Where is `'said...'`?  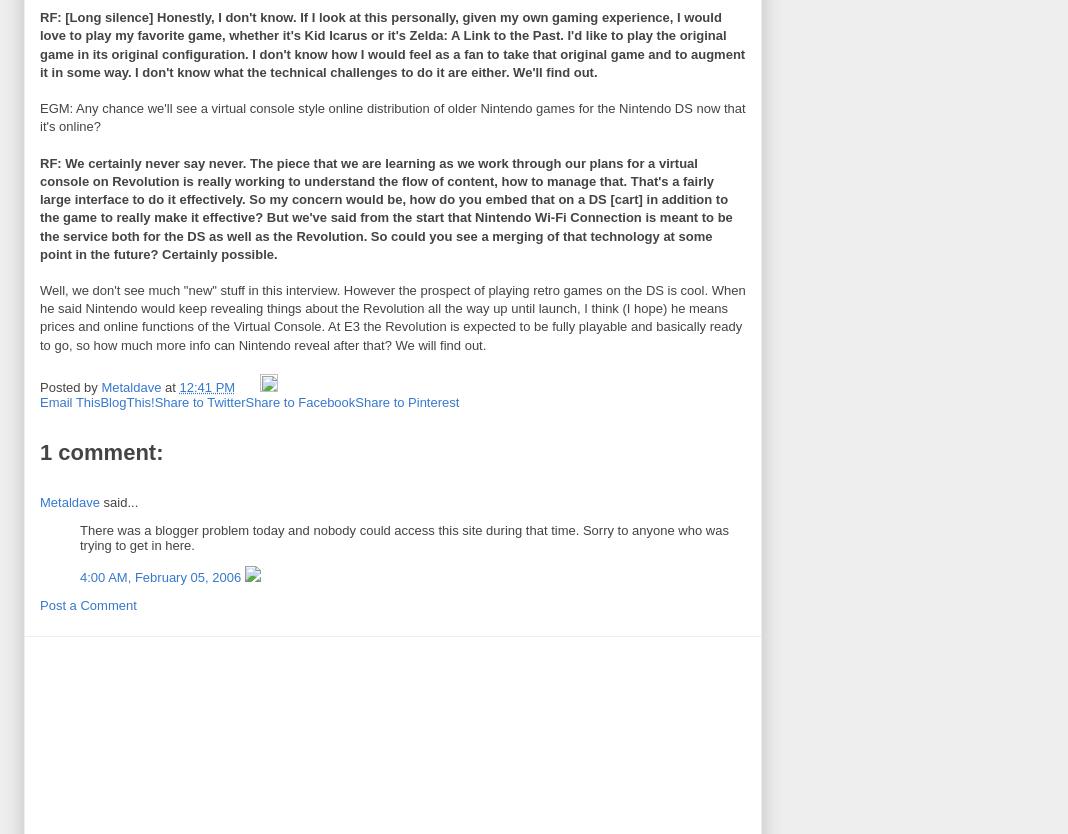 'said...' is located at coordinates (98, 500).